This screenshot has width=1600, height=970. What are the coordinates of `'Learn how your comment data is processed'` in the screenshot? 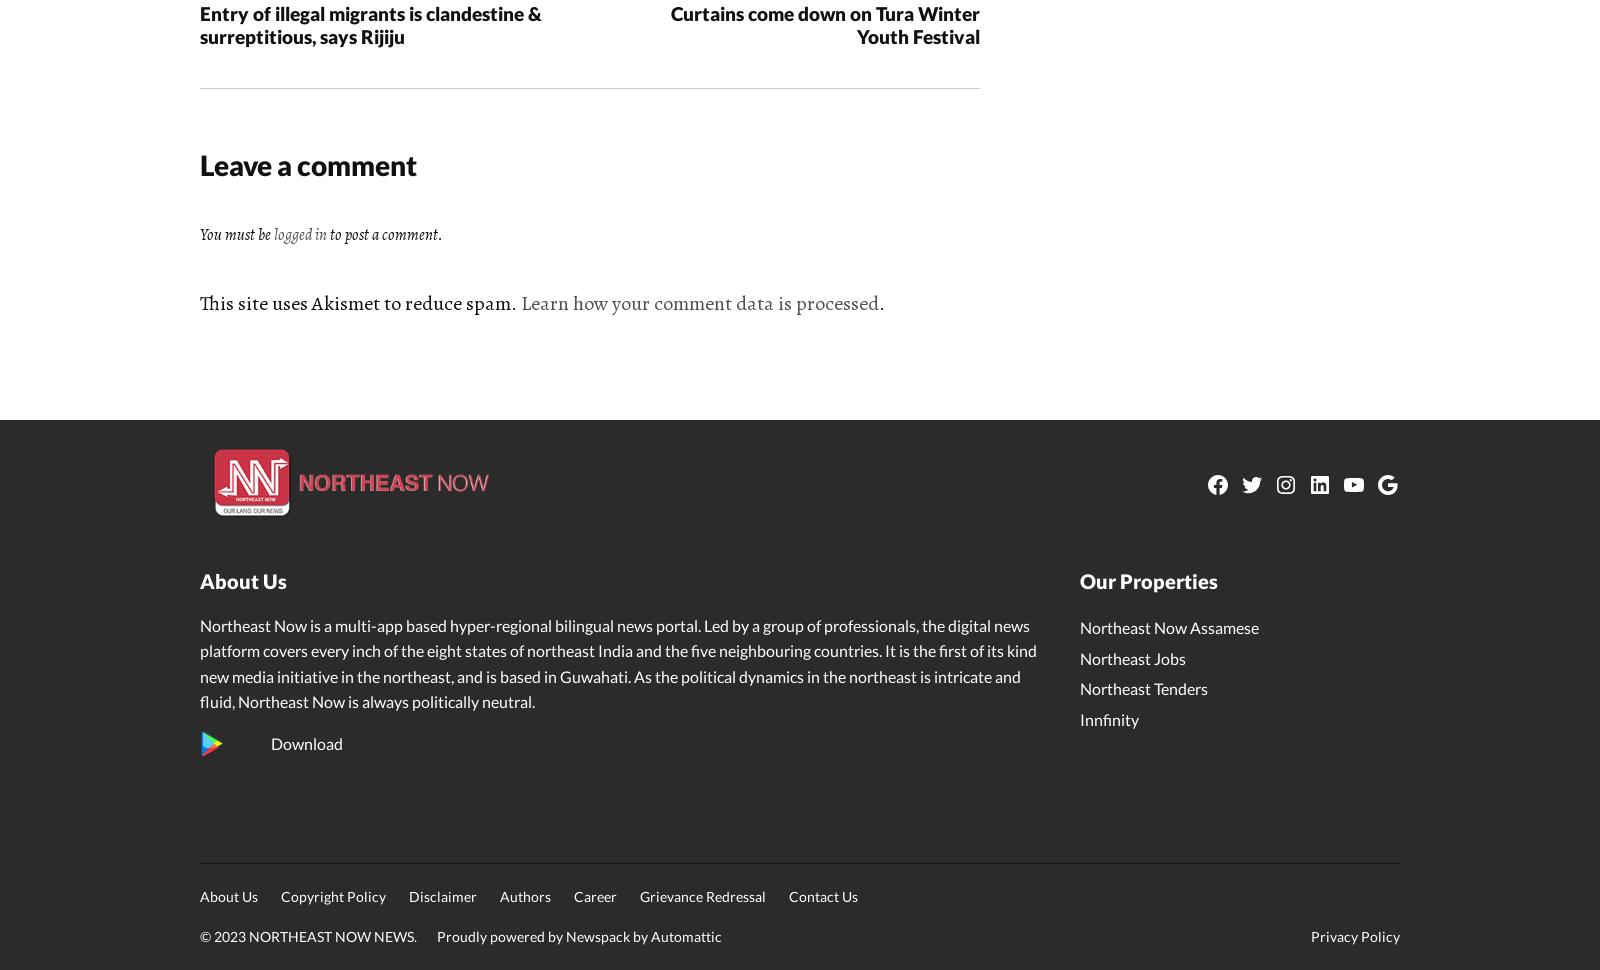 It's located at (700, 303).